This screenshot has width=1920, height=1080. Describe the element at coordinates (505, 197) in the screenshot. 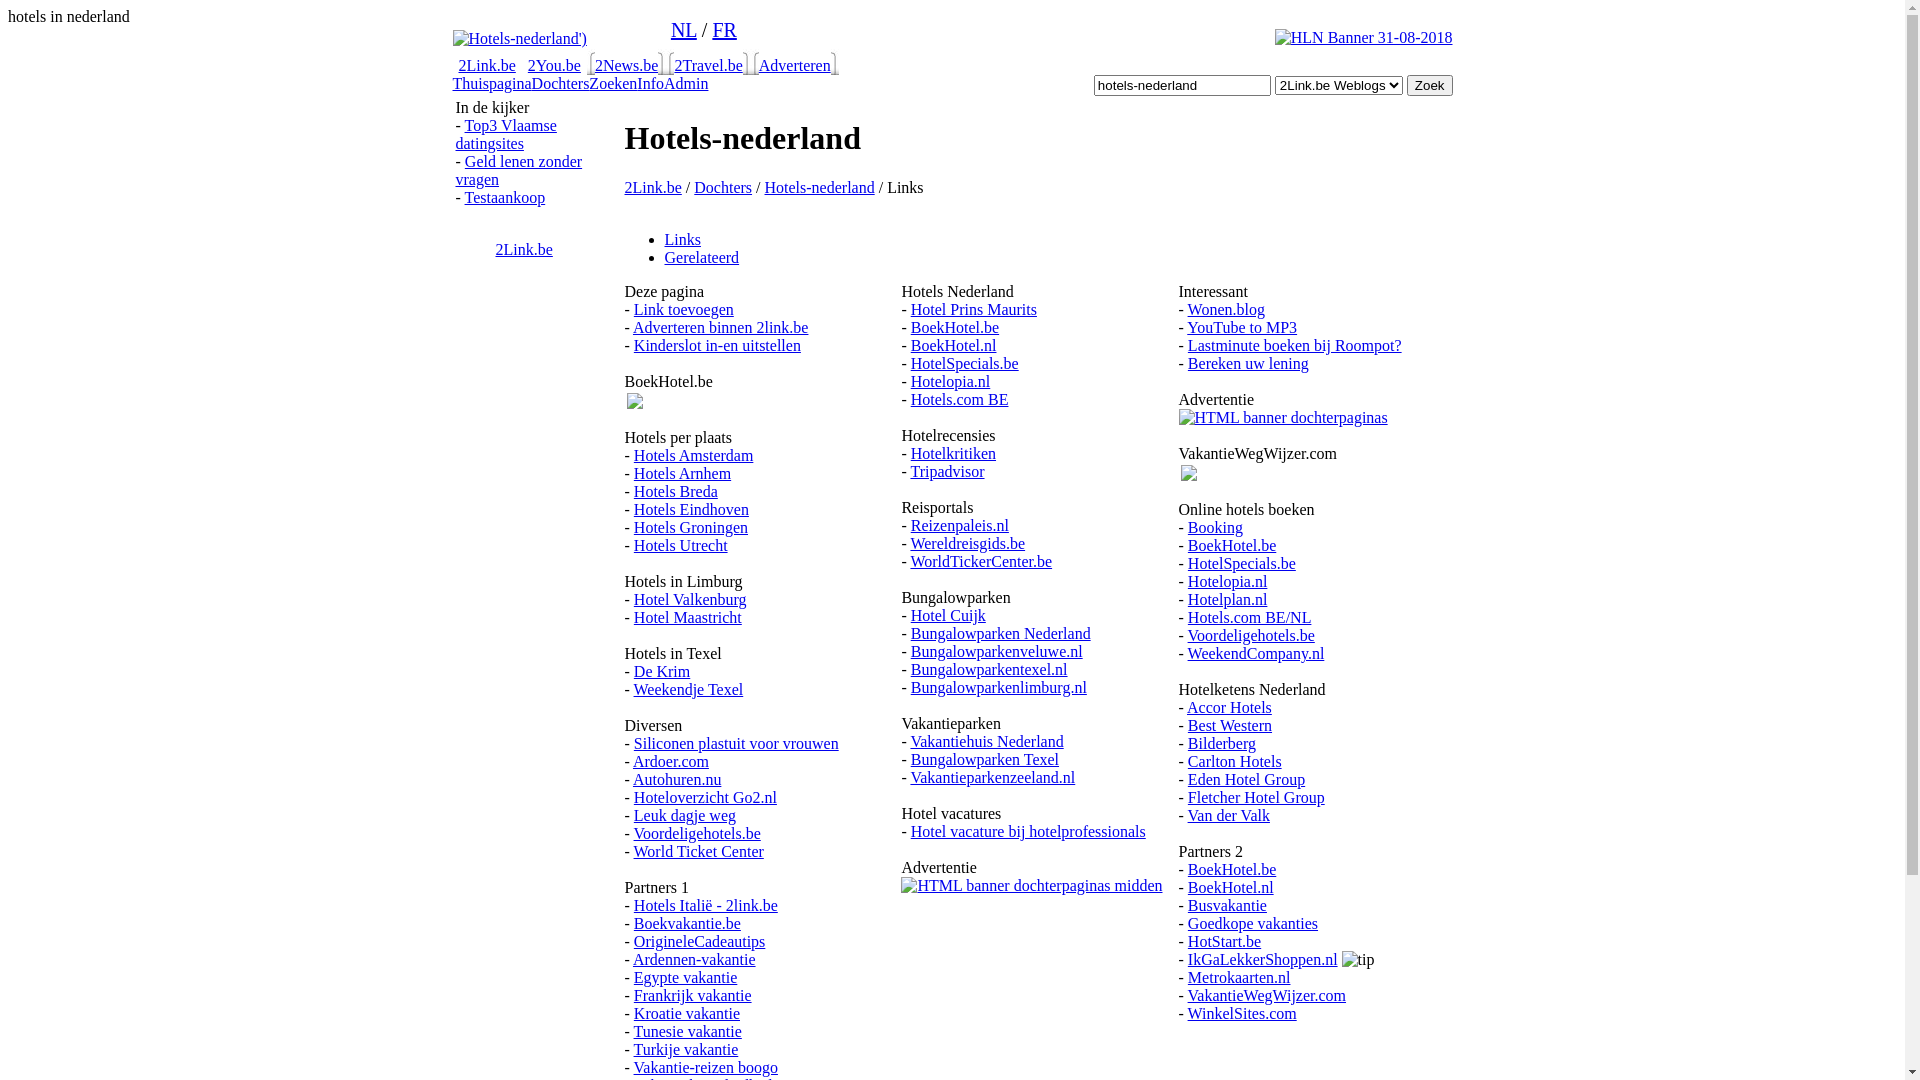

I see `'Testaankoop'` at that location.